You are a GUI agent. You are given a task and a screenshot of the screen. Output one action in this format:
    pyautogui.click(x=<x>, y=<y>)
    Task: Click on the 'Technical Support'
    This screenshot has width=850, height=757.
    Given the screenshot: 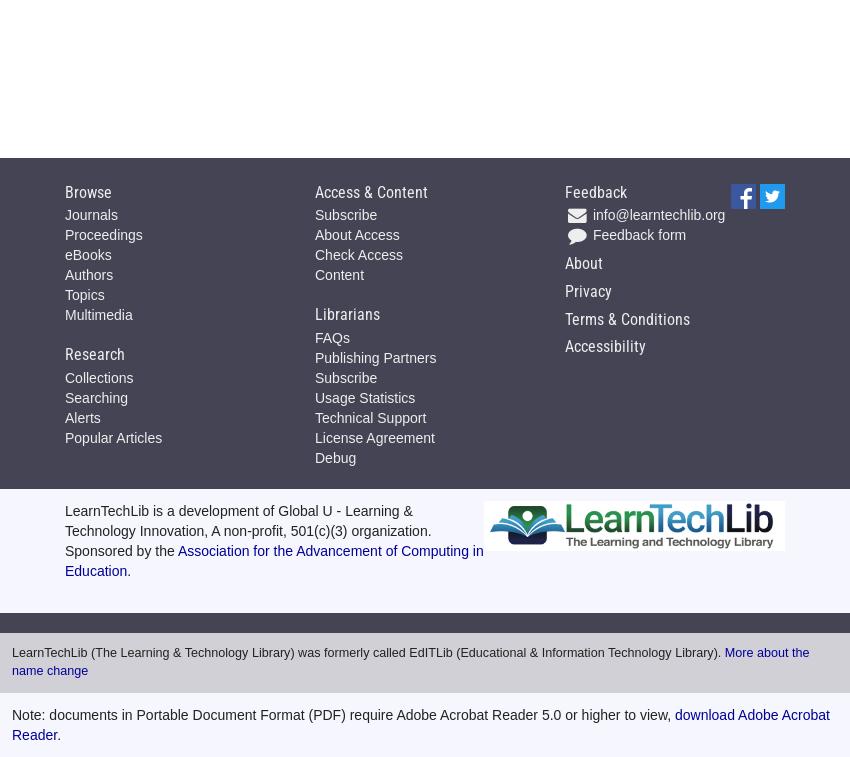 What is the action you would take?
    pyautogui.click(x=369, y=417)
    